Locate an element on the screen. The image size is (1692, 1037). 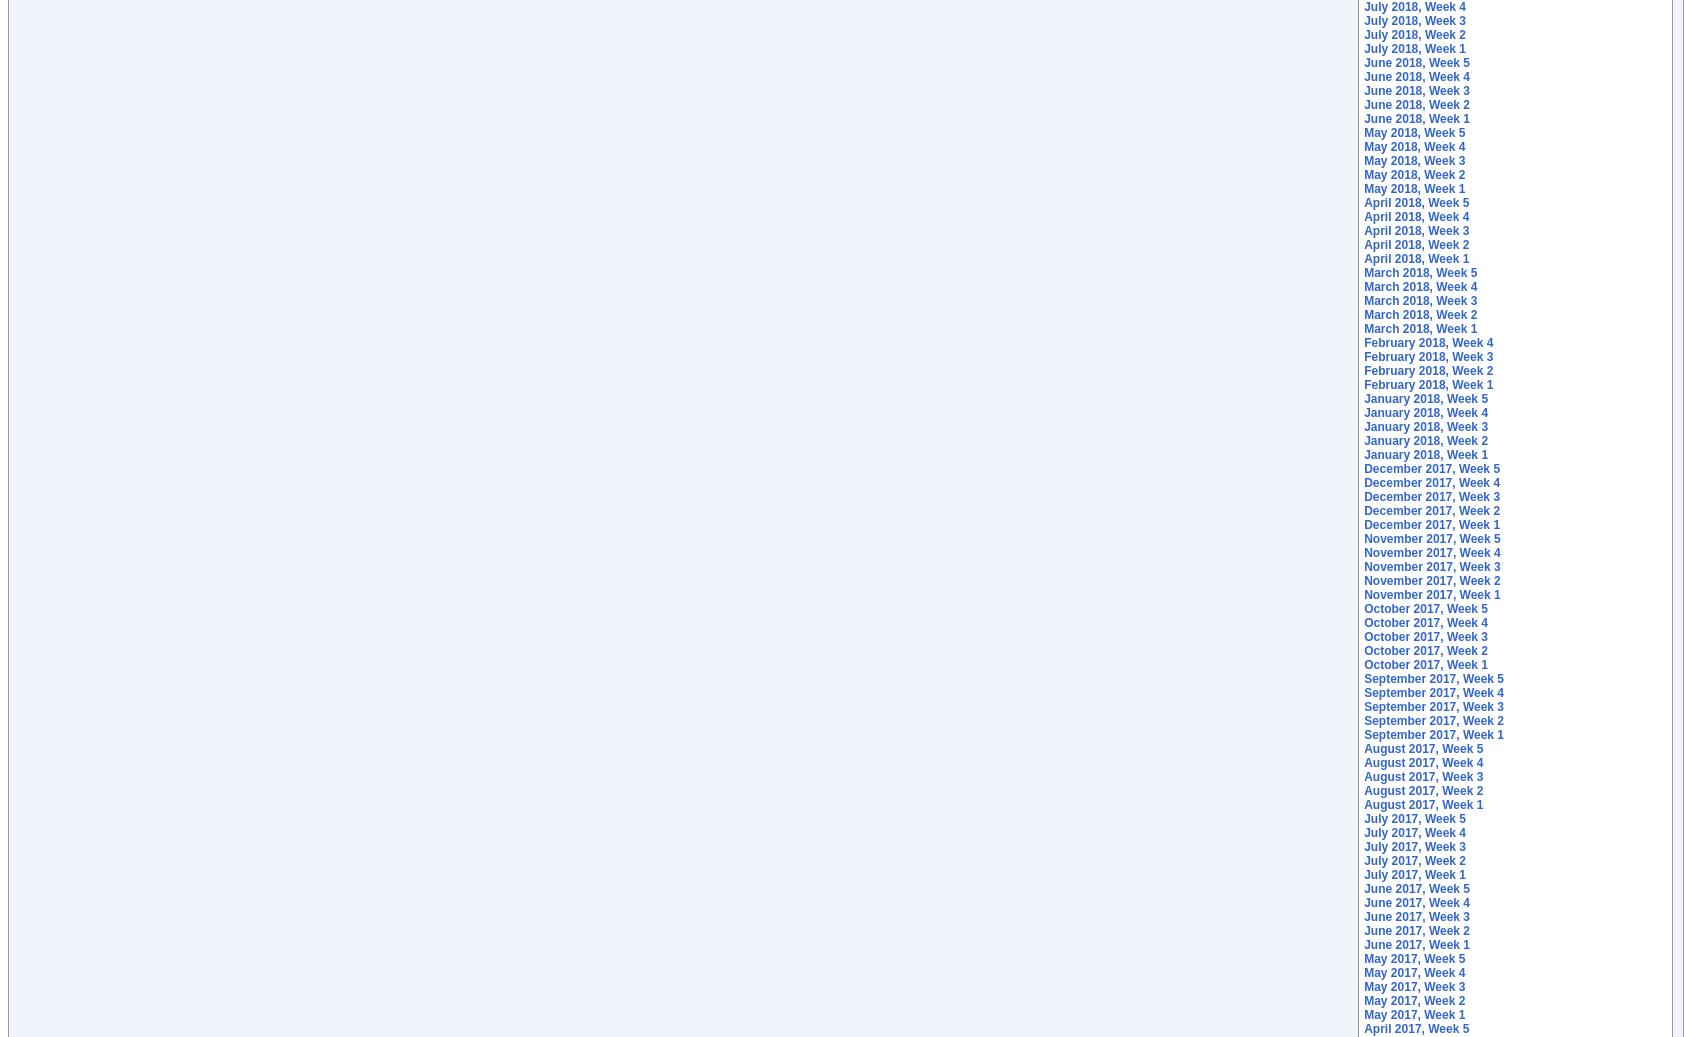
'May 2017, Week 5' is located at coordinates (1363, 959).